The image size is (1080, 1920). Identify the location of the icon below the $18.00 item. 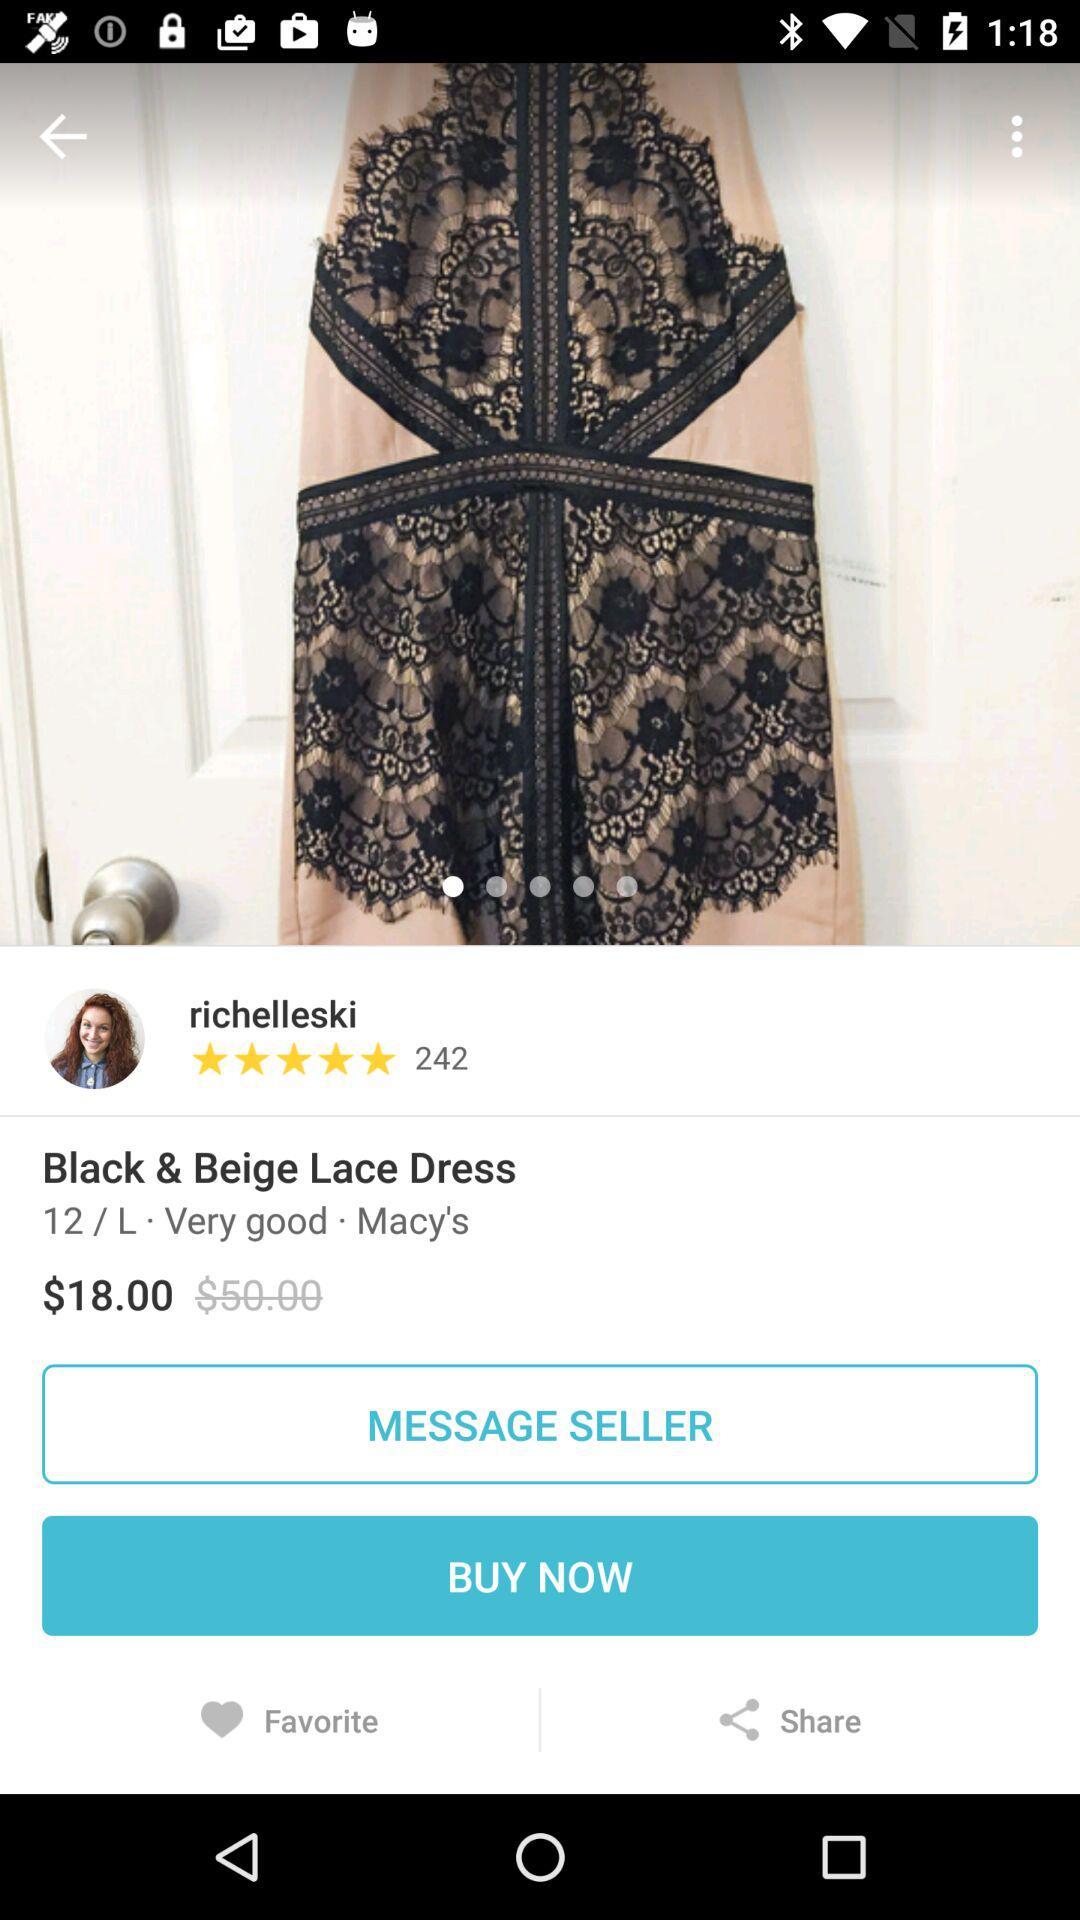
(540, 1423).